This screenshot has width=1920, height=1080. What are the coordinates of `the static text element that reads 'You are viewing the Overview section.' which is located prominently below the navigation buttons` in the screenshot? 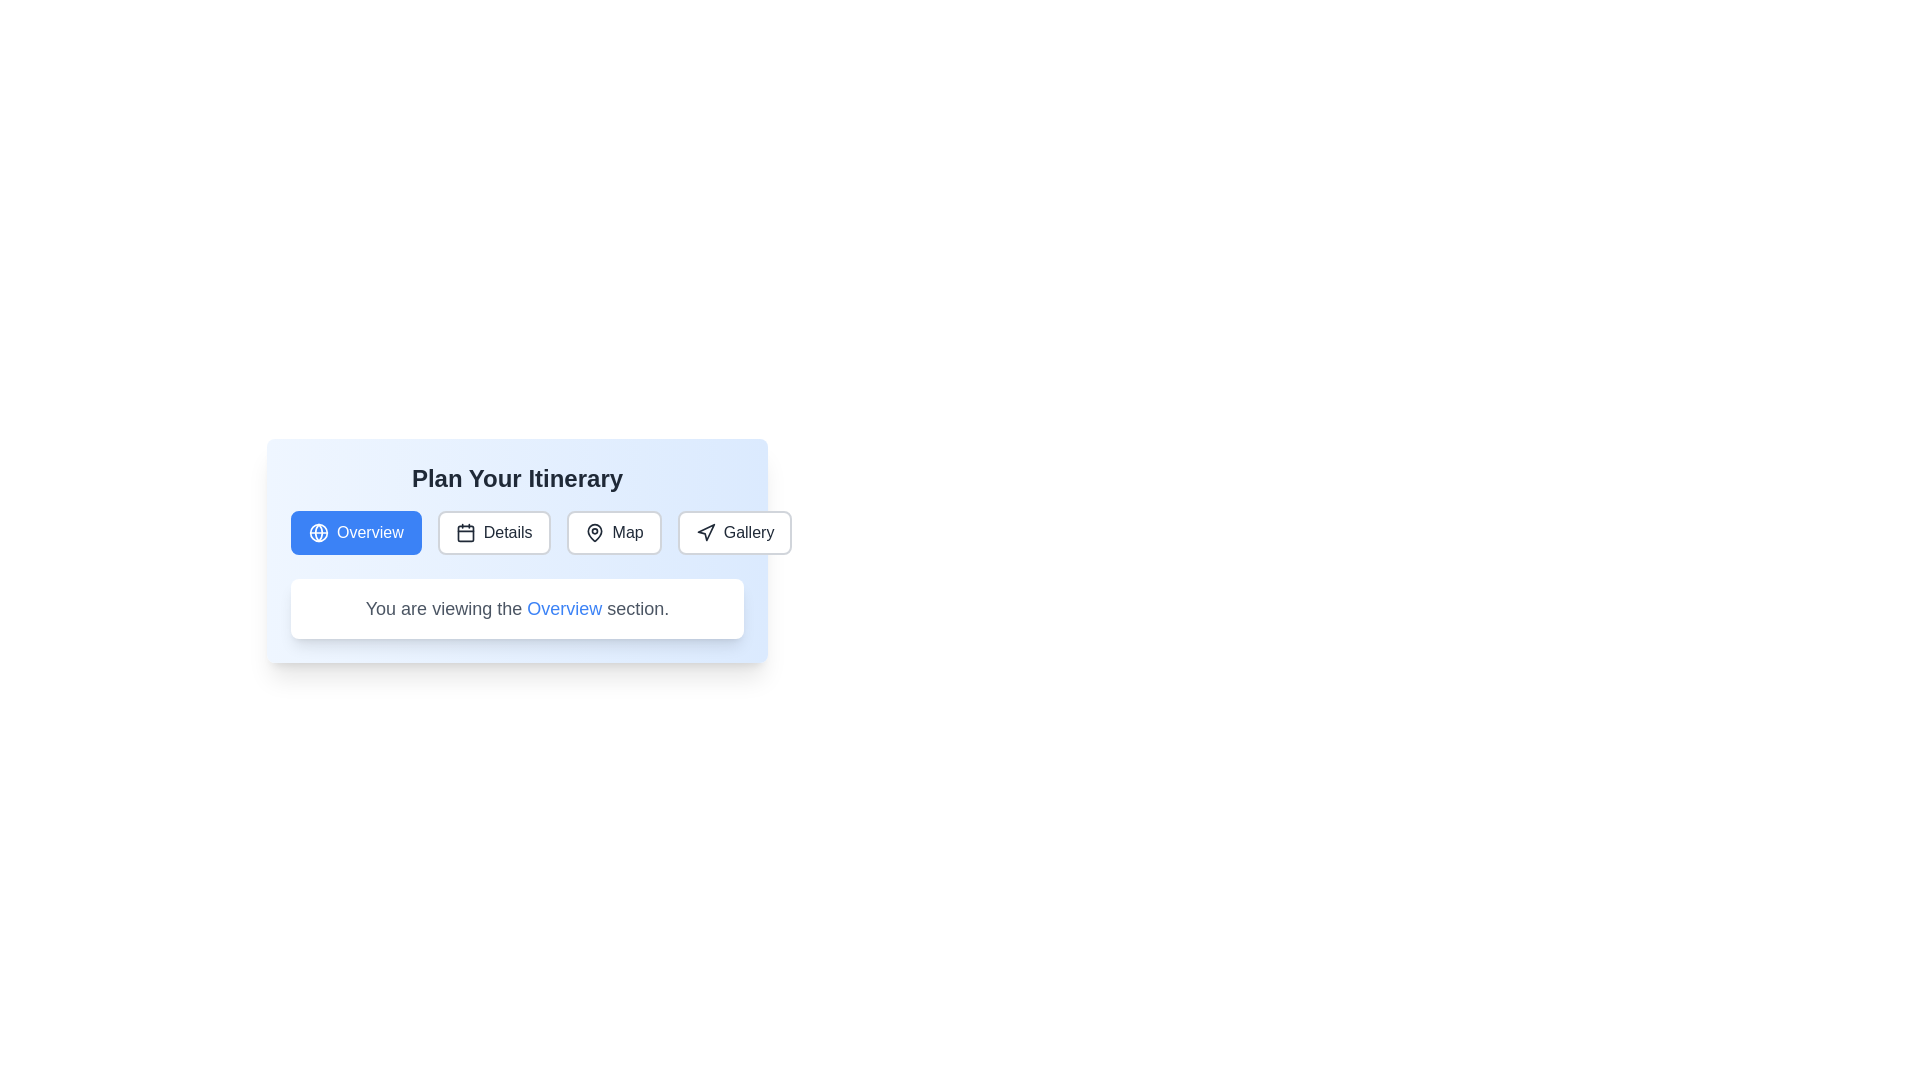 It's located at (517, 608).